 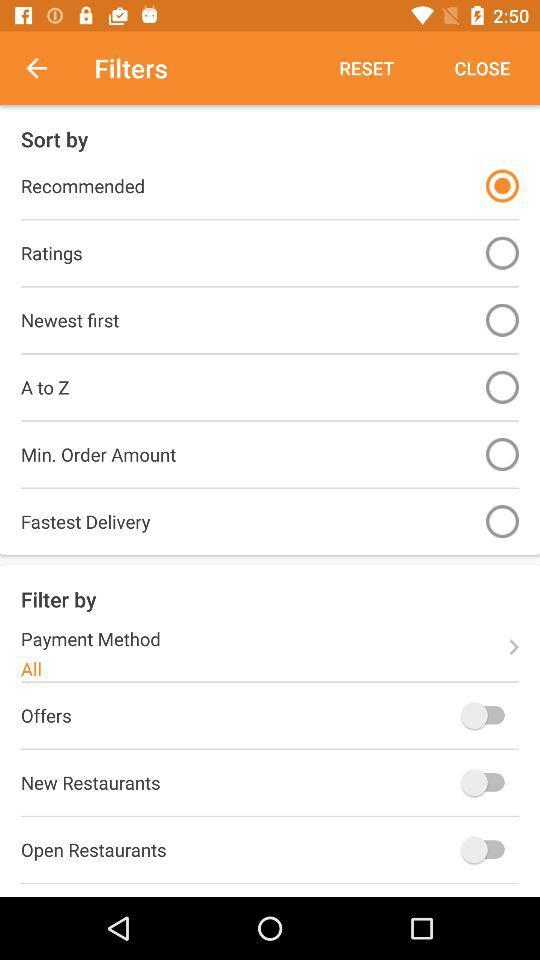 I want to click on the icon next to fastest delivery icon, so click(x=501, y=520).